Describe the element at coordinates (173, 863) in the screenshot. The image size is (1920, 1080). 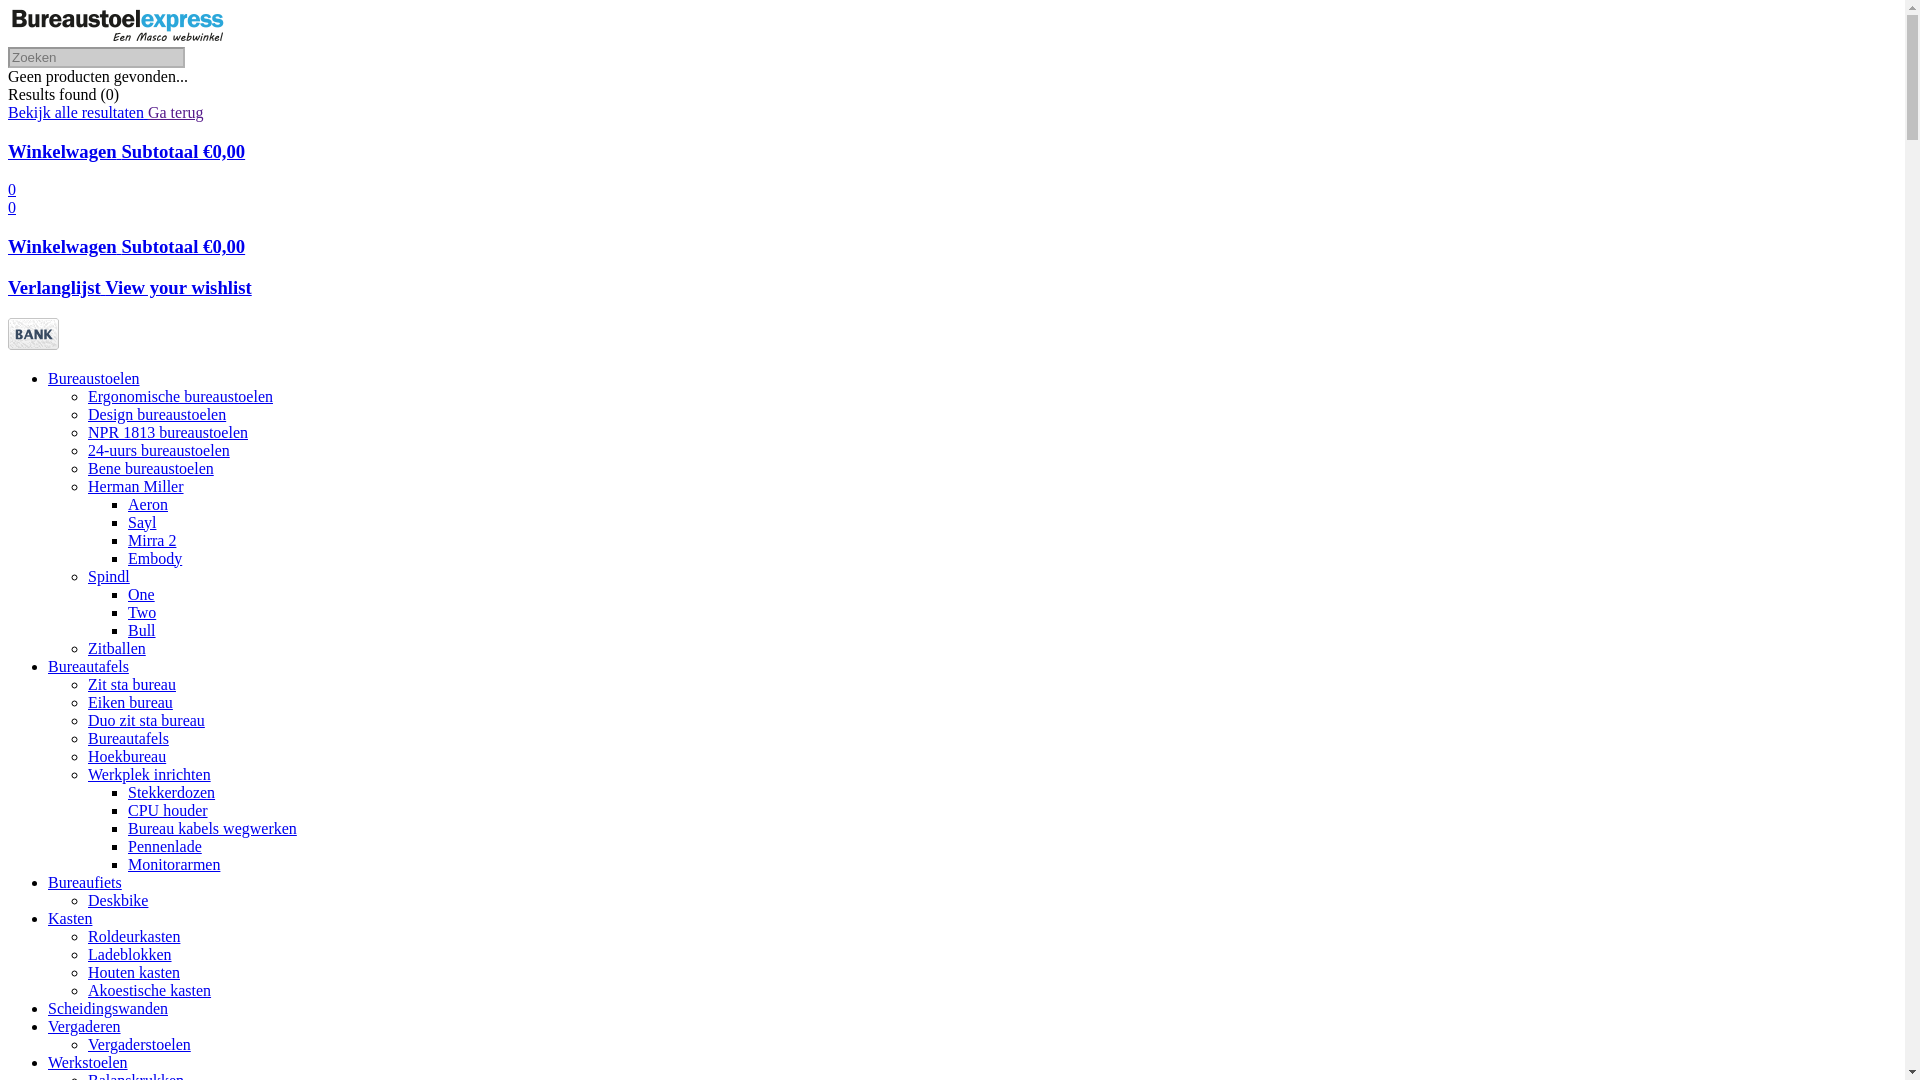
I see `'Monitorarmen'` at that location.